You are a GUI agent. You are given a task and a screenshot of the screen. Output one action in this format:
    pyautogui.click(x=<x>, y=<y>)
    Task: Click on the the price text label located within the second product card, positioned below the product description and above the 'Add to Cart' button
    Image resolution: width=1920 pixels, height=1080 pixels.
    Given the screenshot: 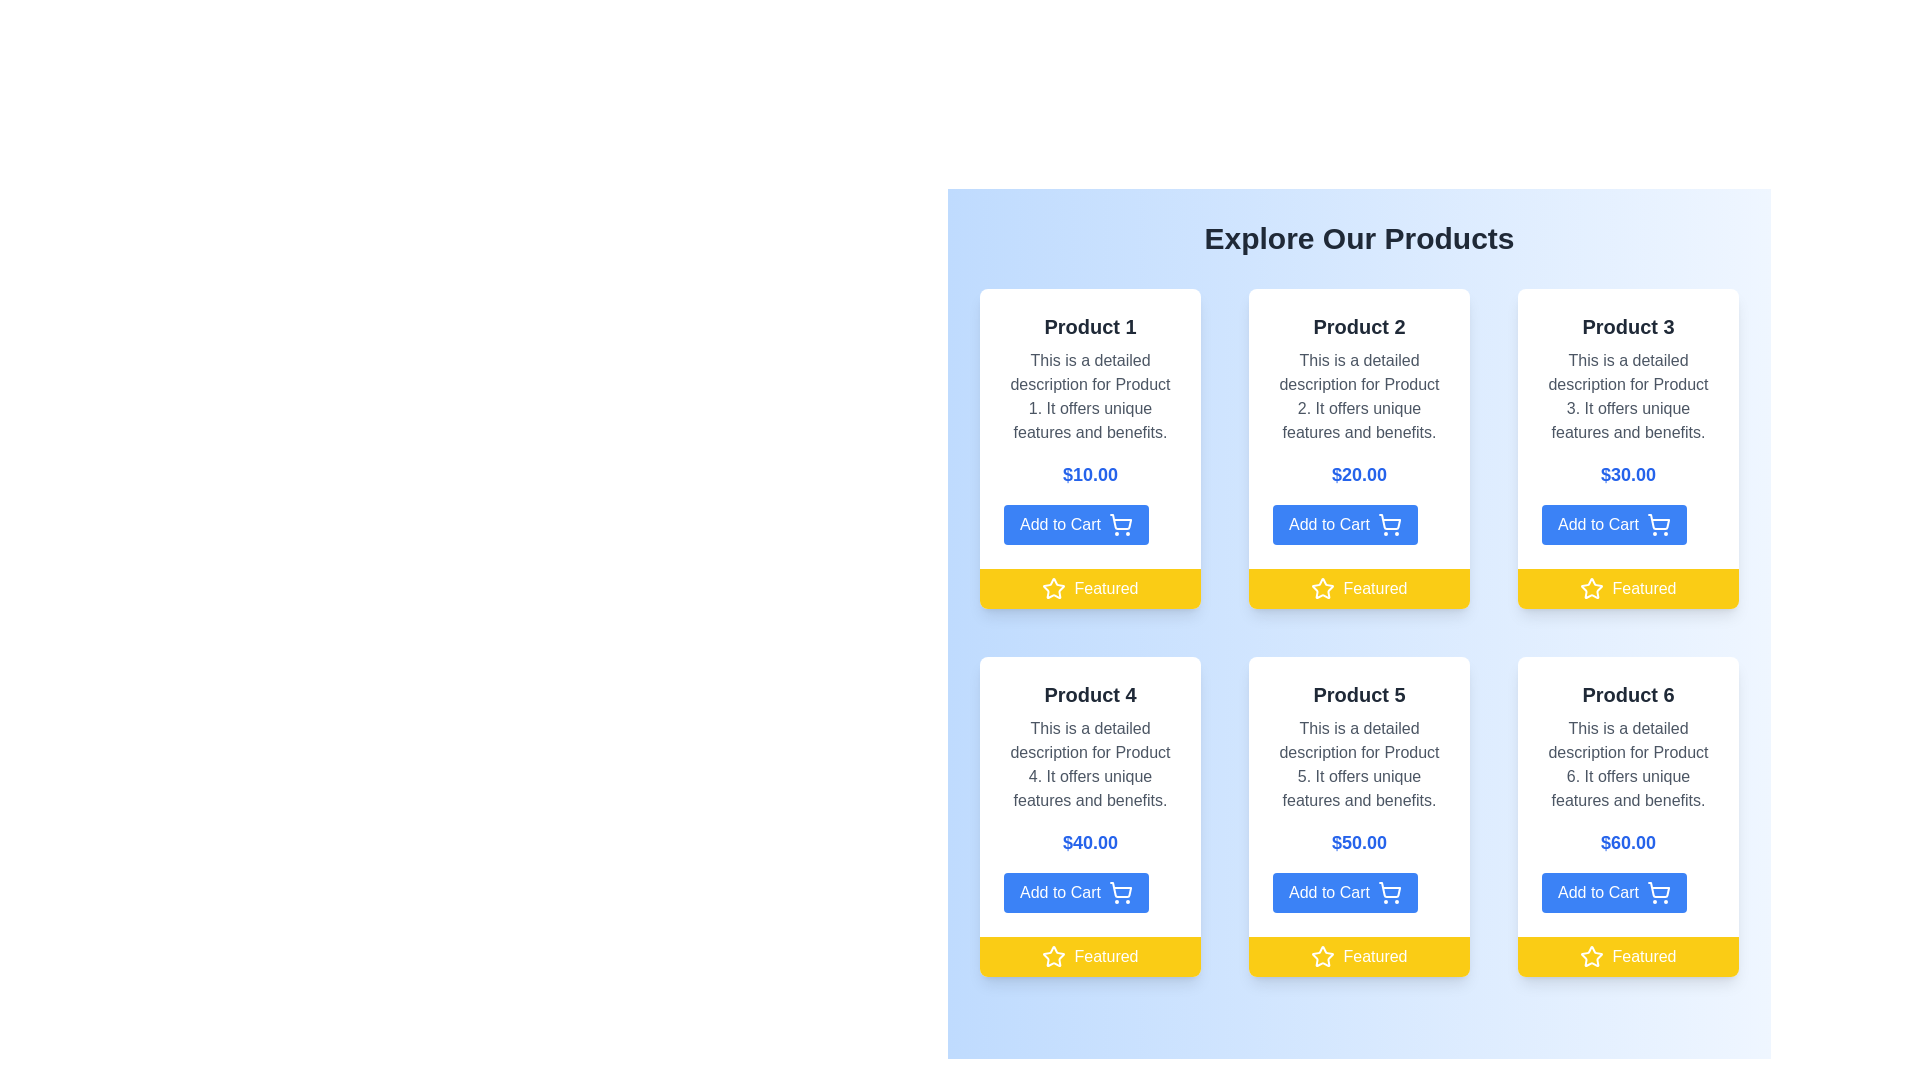 What is the action you would take?
    pyautogui.click(x=1359, y=474)
    